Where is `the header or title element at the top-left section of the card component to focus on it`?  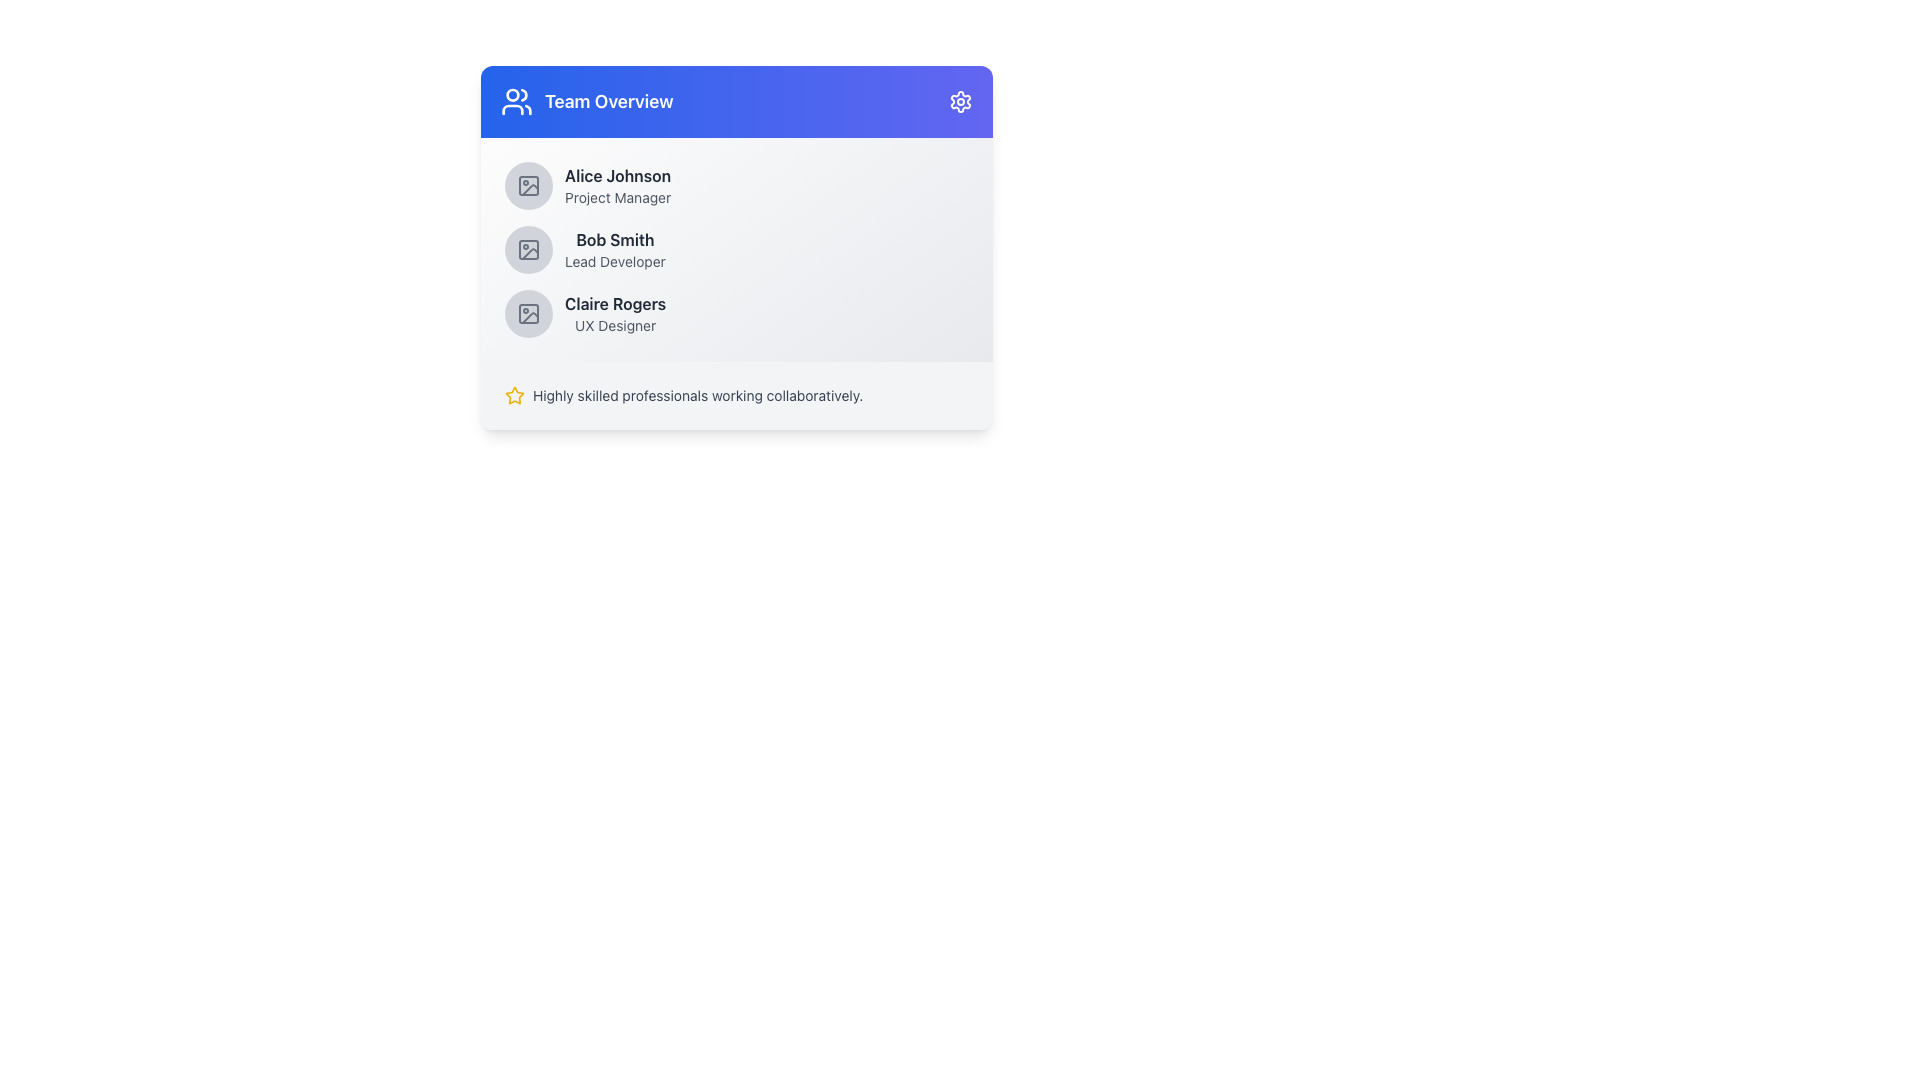
the header or title element at the top-left section of the card component to focus on it is located at coordinates (586, 101).